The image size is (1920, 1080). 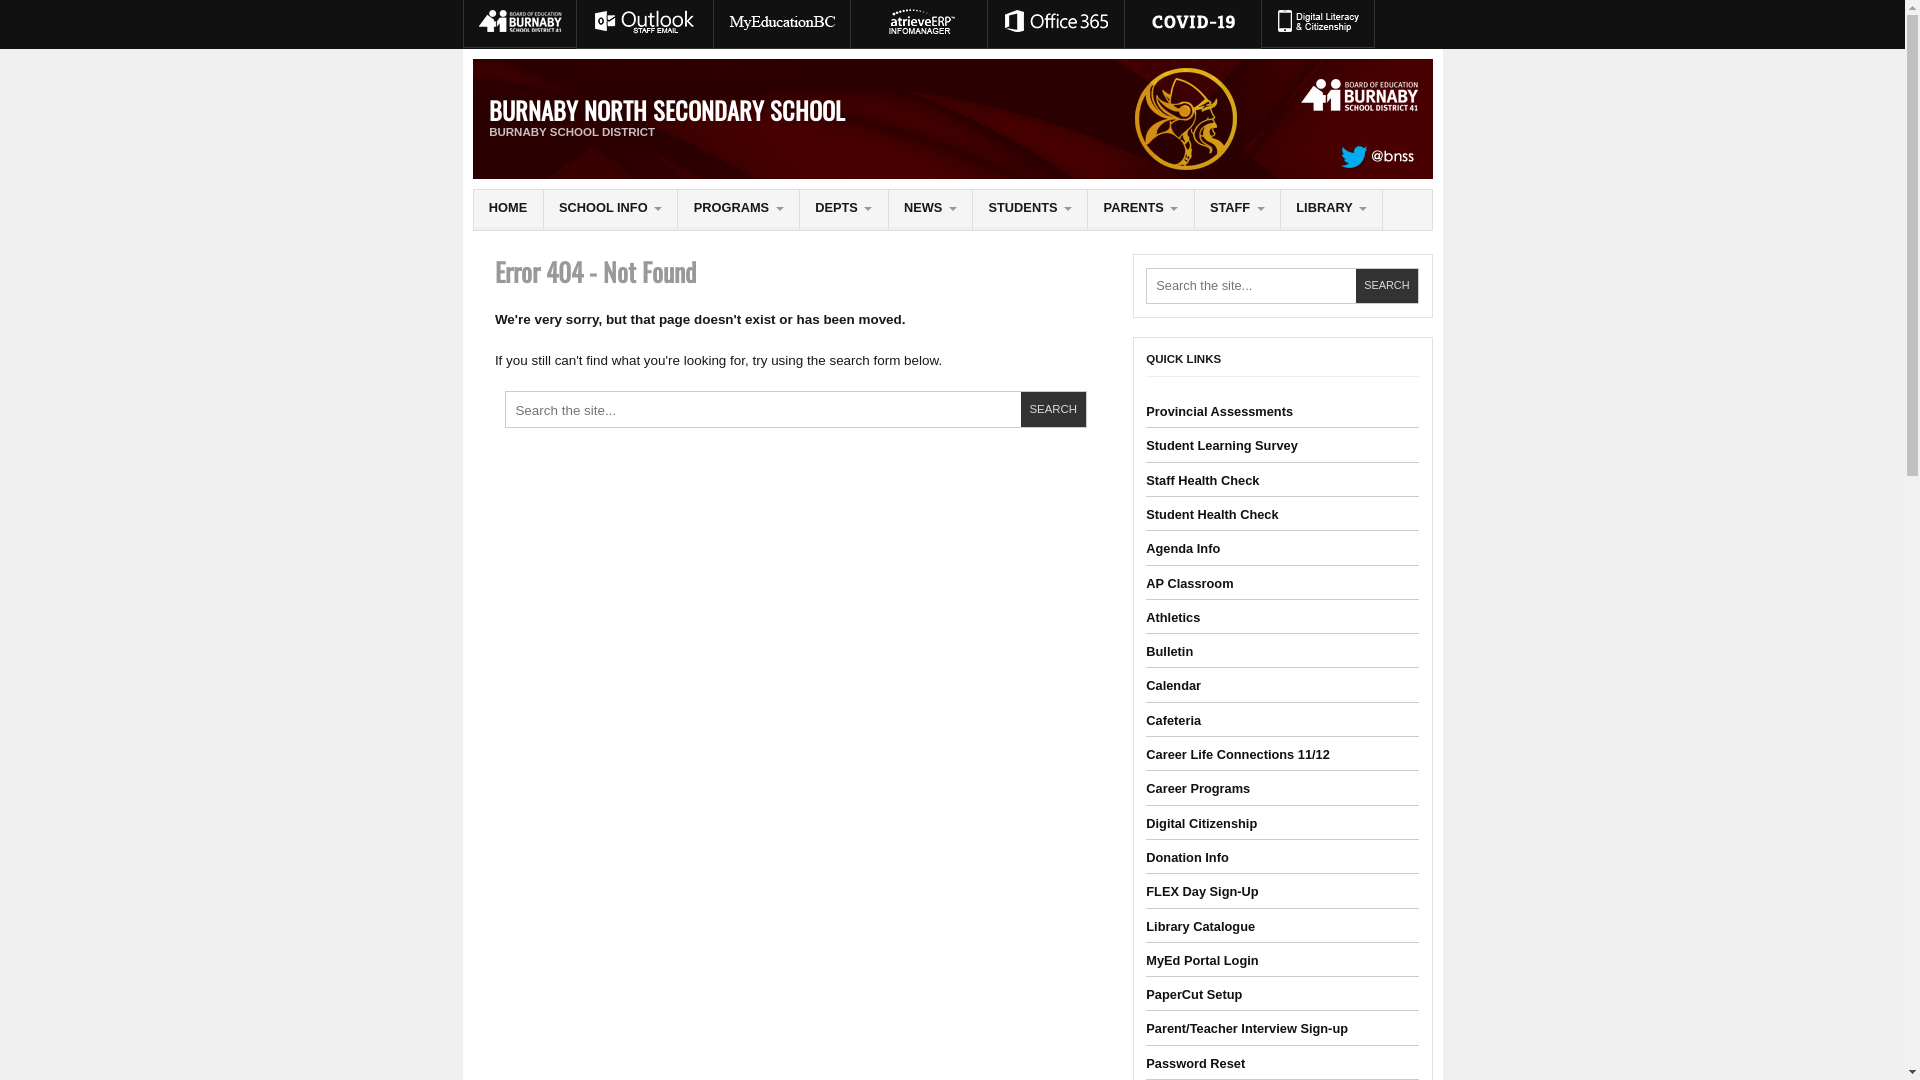 I want to click on 'SCHOOL INFO', so click(x=609, y=209).